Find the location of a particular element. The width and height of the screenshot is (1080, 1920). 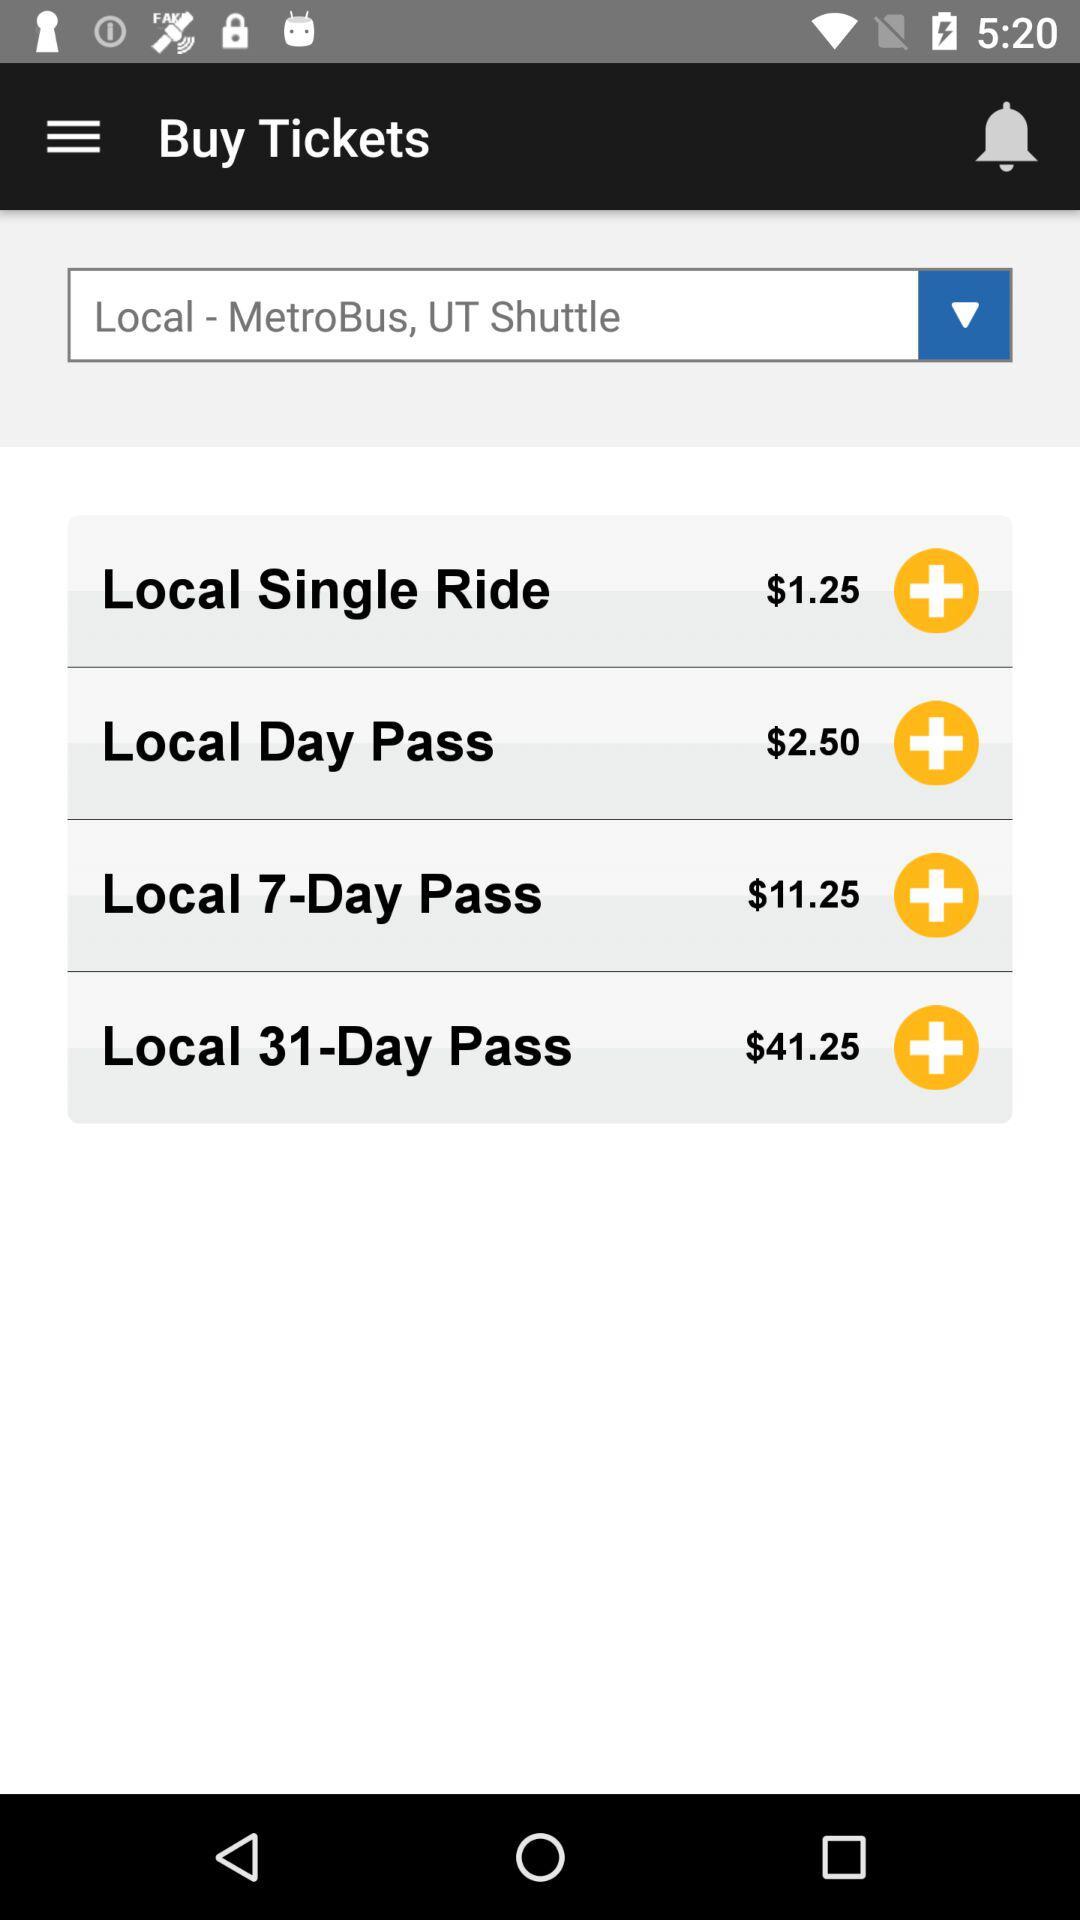

the app below local metrobus ut icon is located at coordinates (415, 589).